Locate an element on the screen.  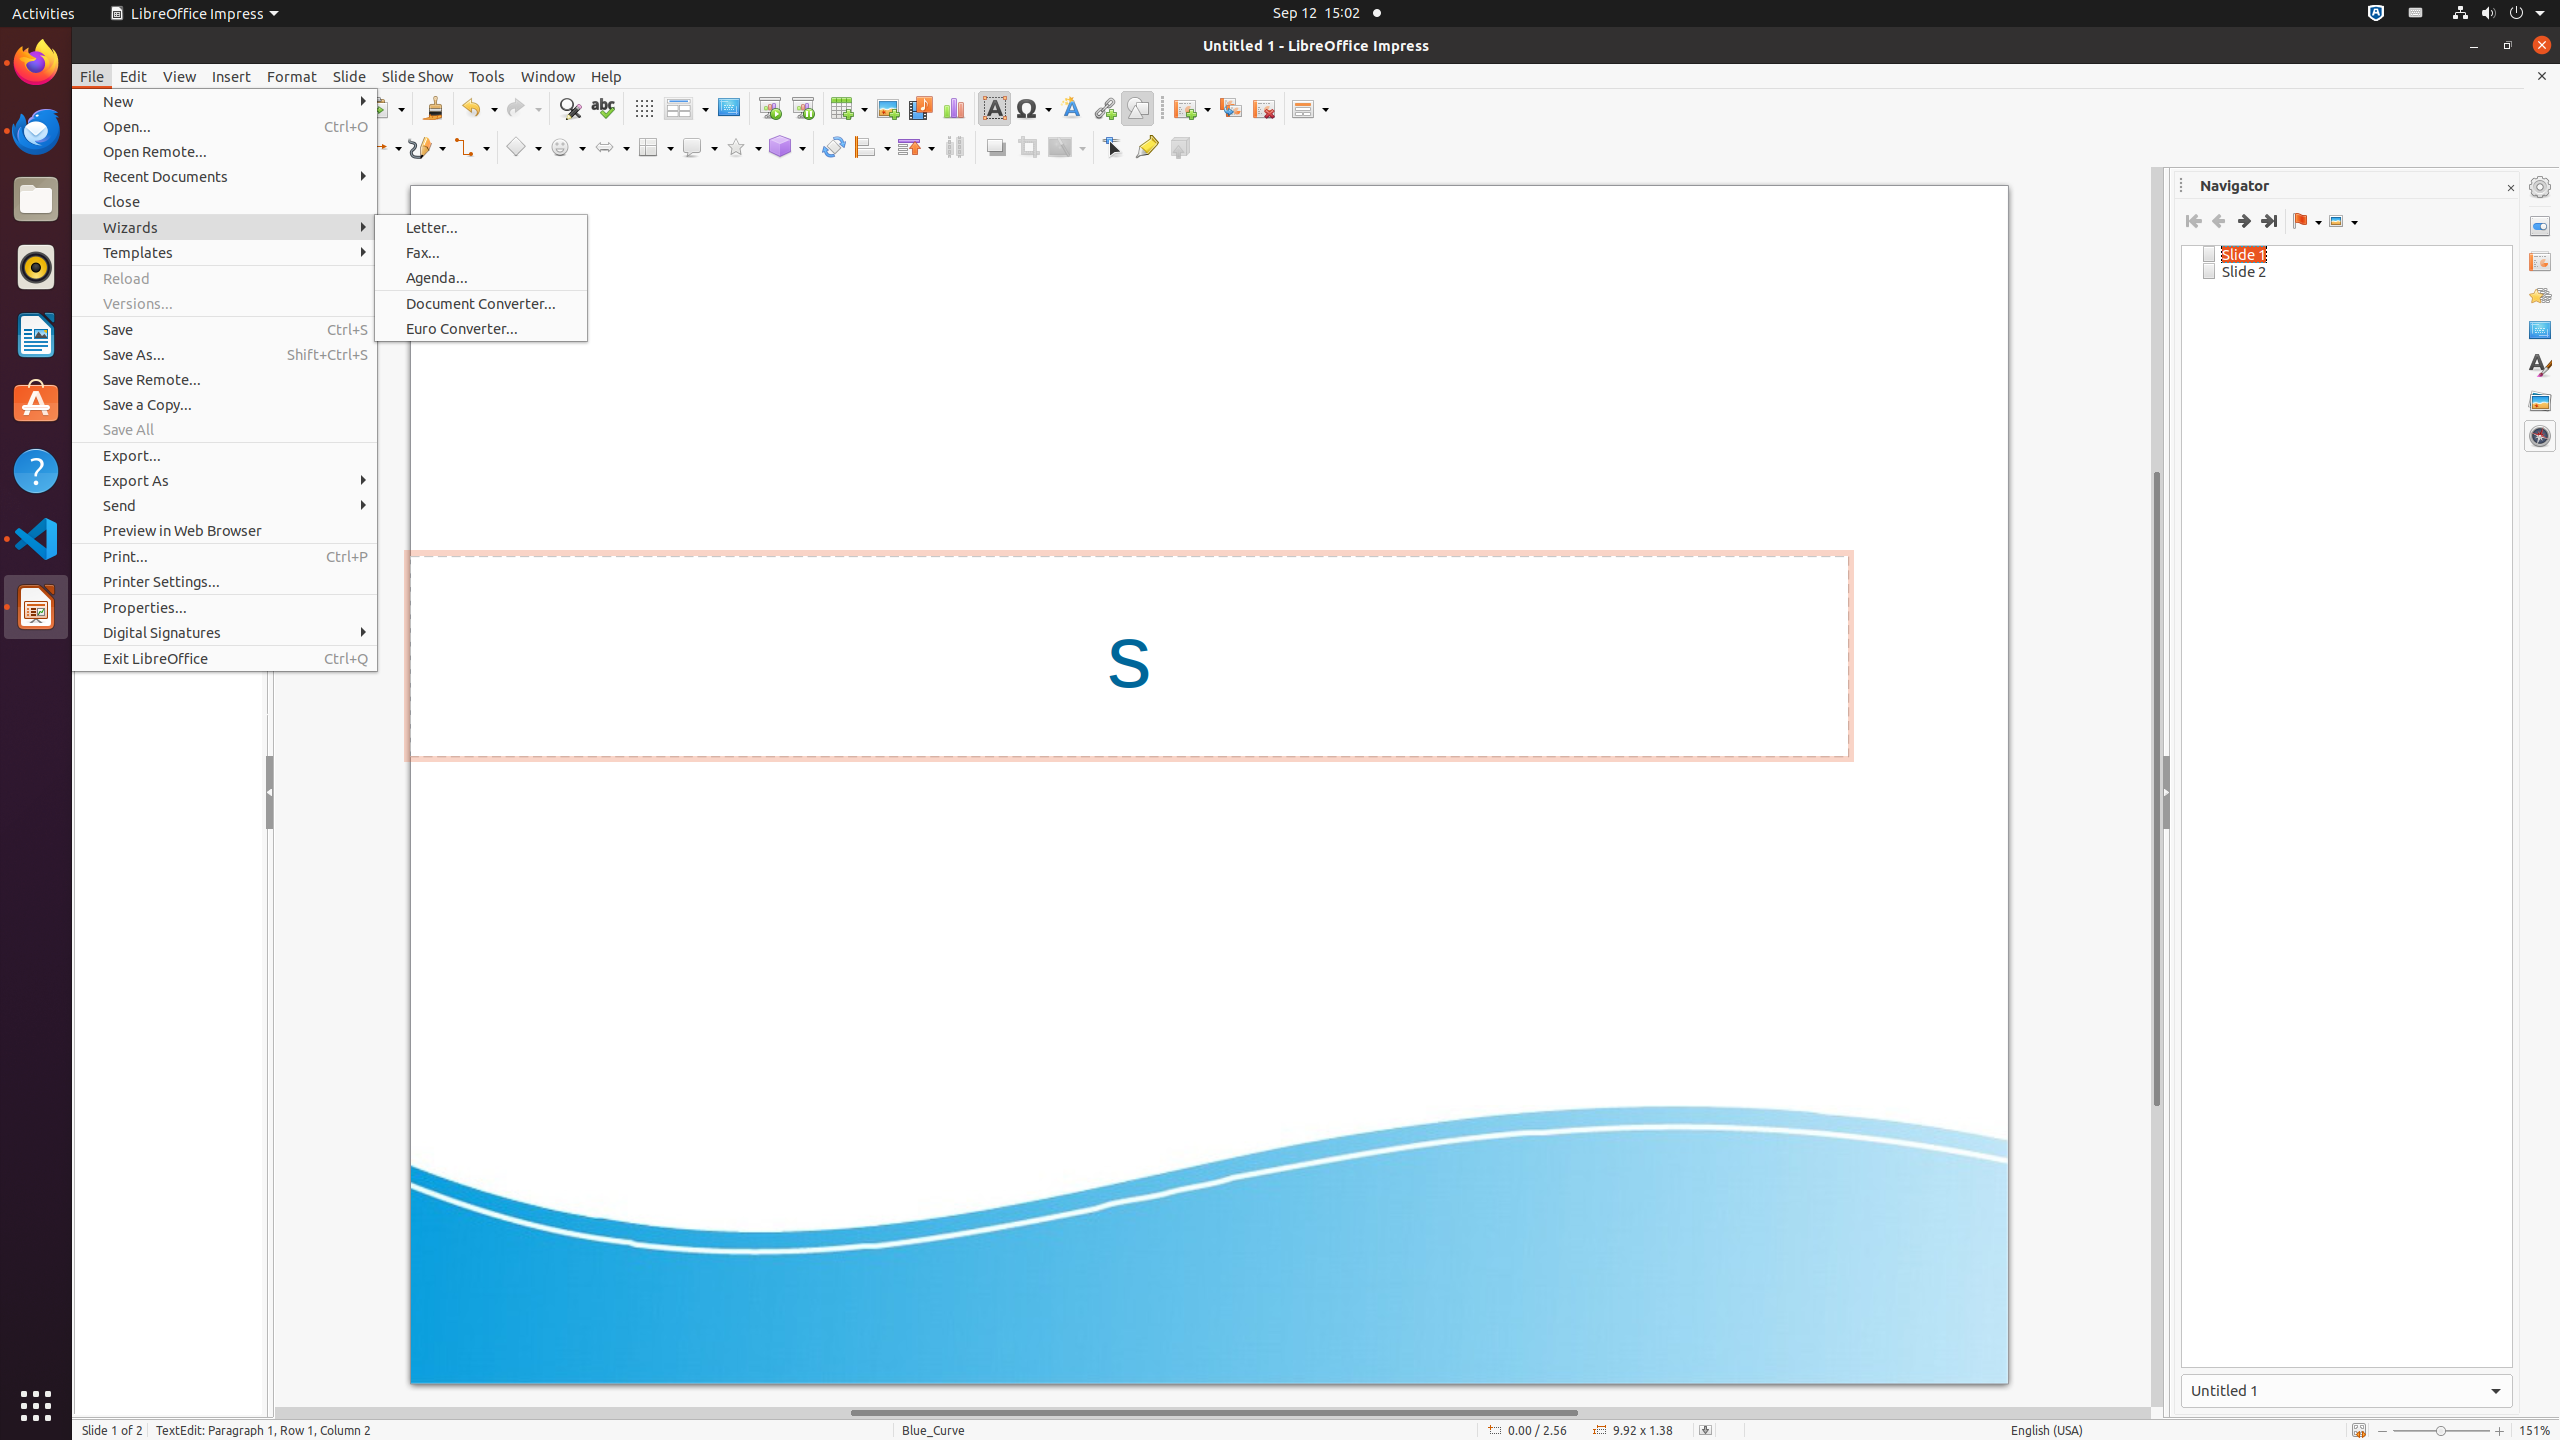
'Exit LibreOffice' is located at coordinates (224, 658).